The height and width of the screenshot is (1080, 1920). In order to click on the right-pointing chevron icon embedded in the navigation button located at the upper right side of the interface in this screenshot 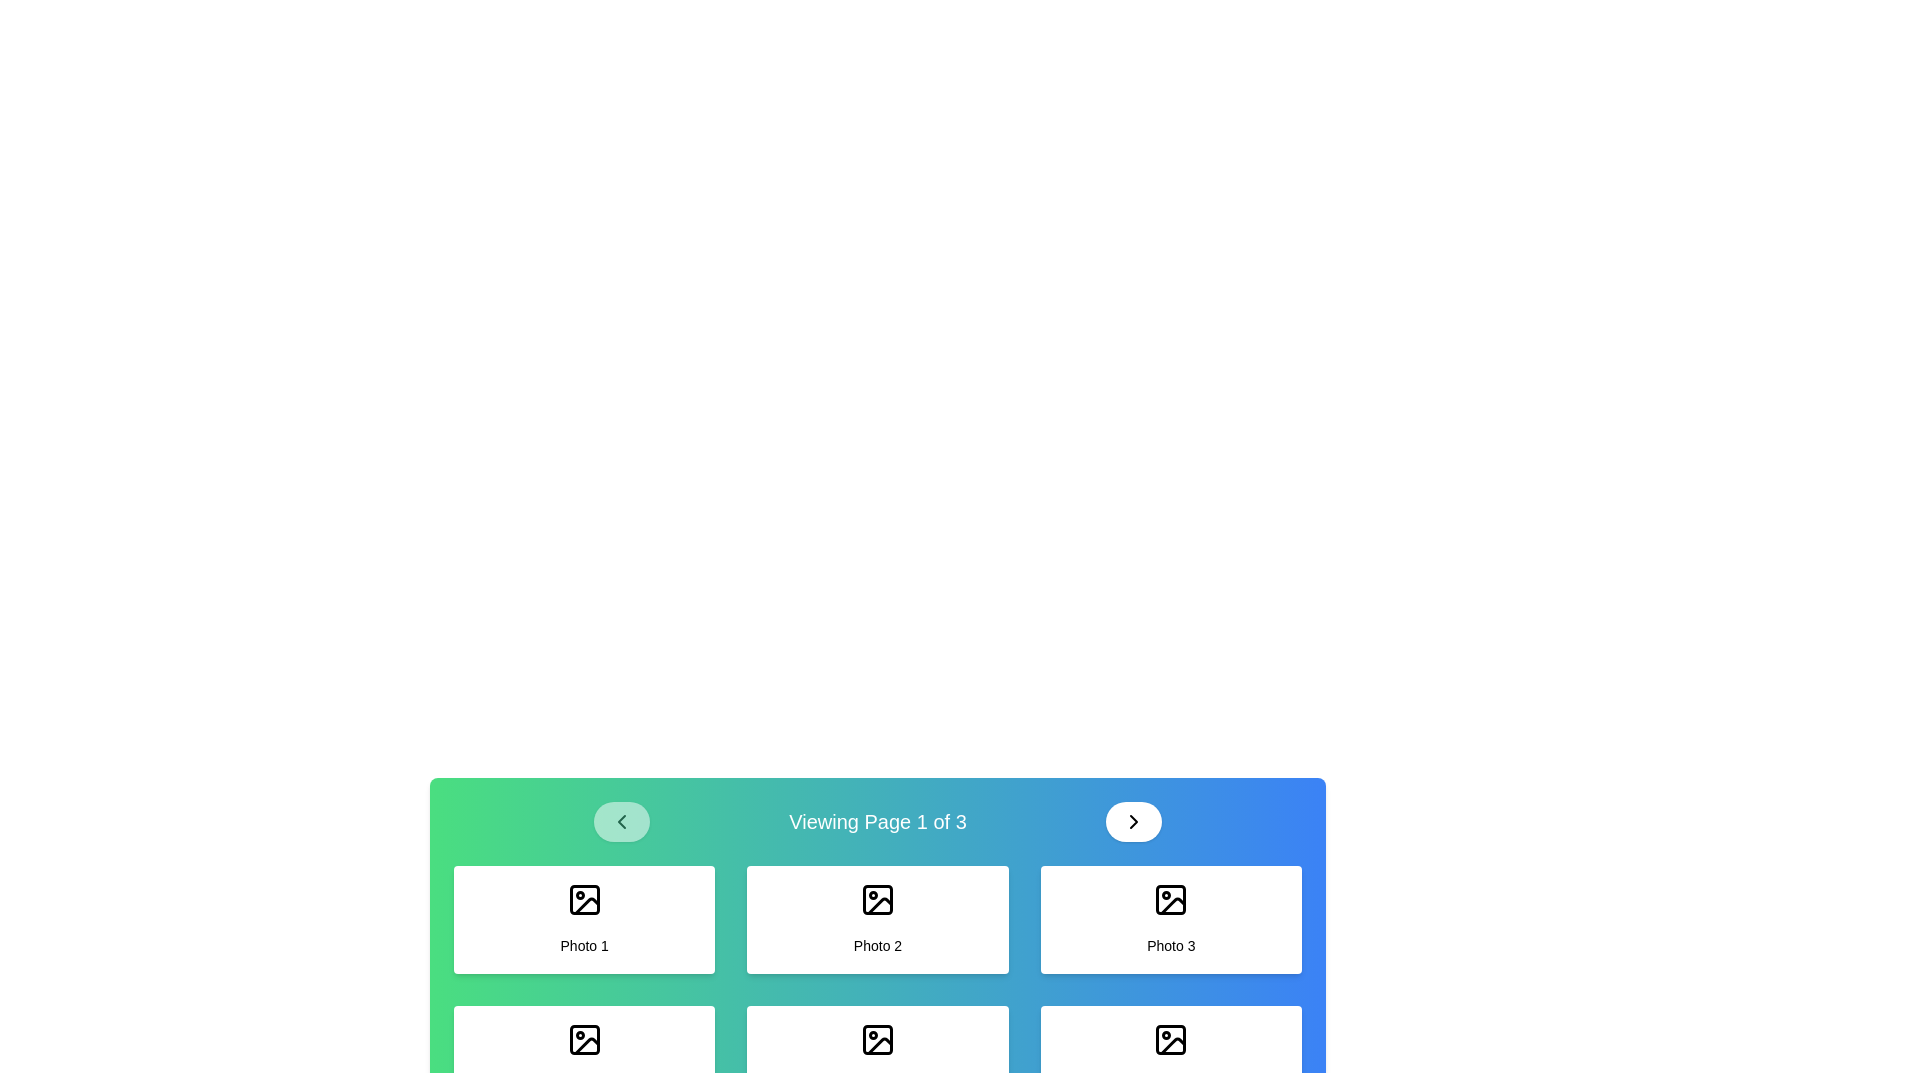, I will do `click(1134, 821)`.